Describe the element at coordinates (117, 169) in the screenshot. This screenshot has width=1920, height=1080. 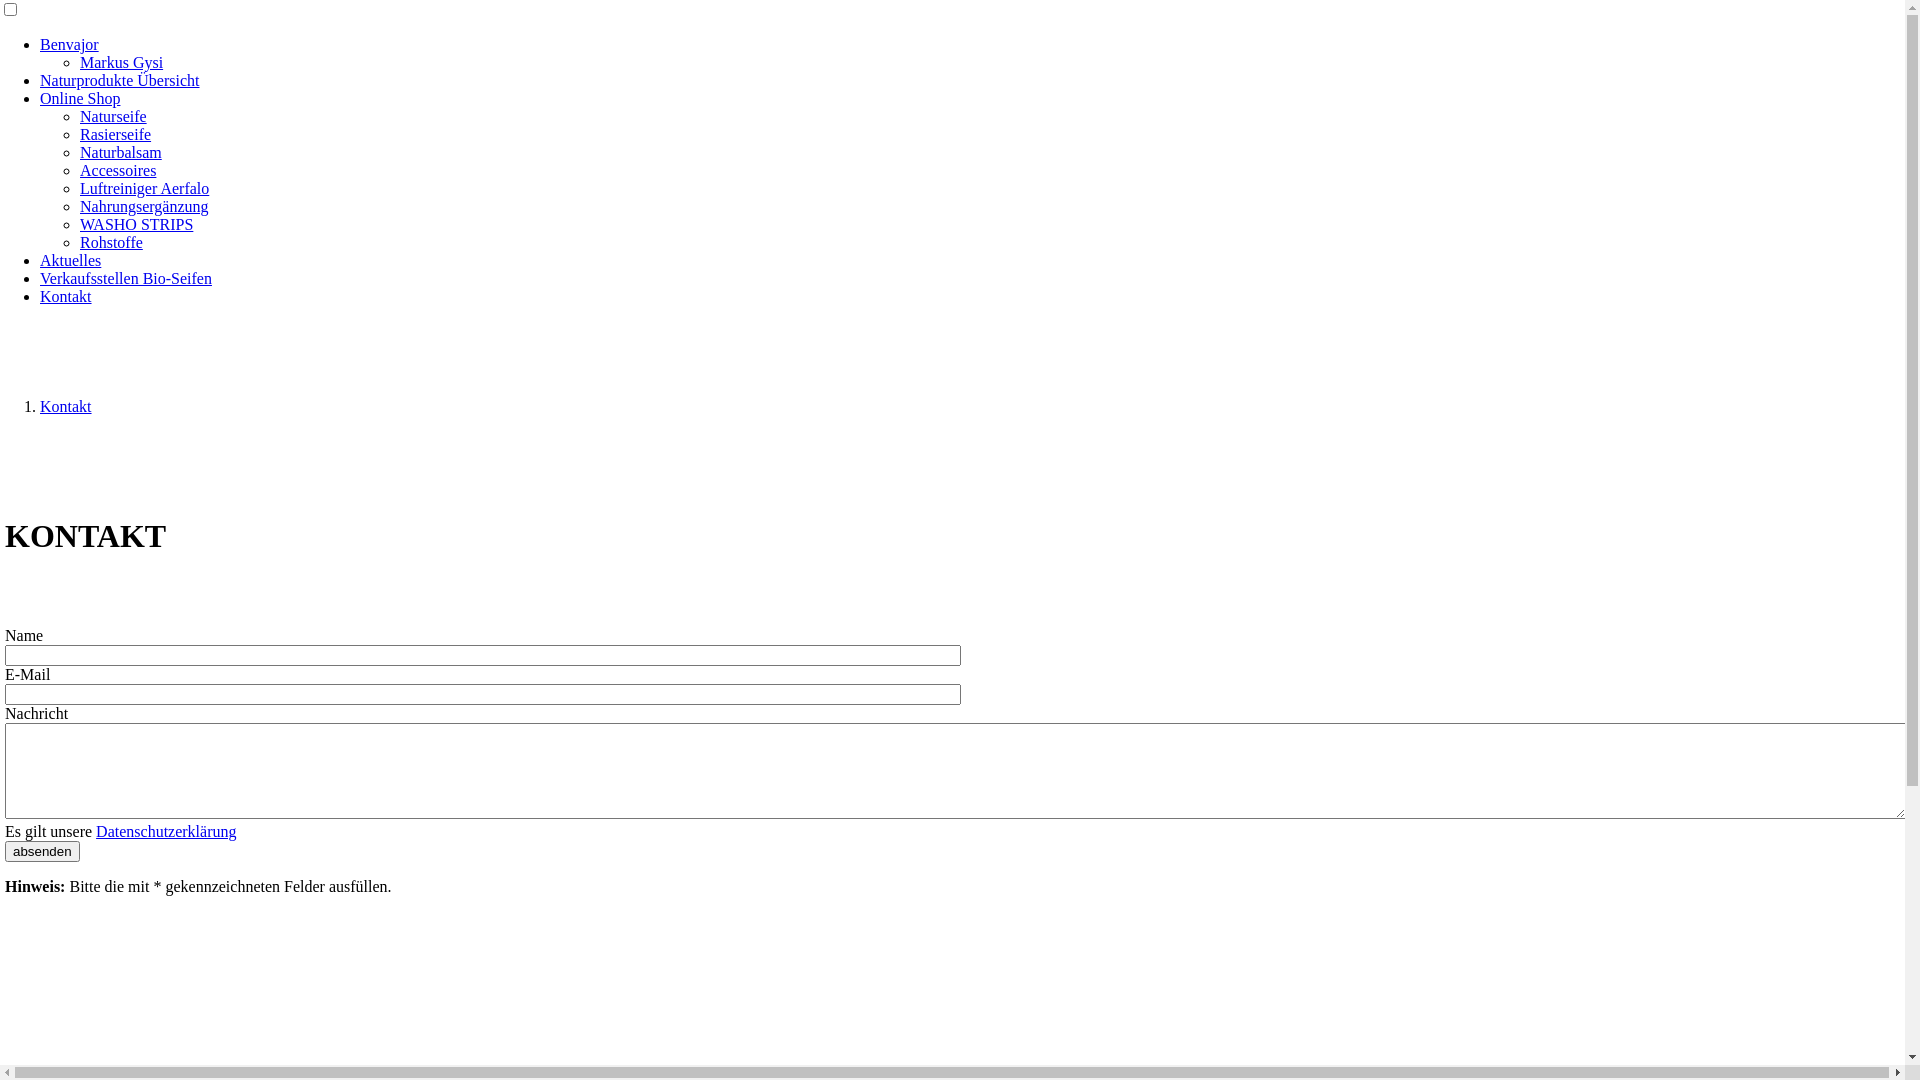
I see `'Accessoires'` at that location.